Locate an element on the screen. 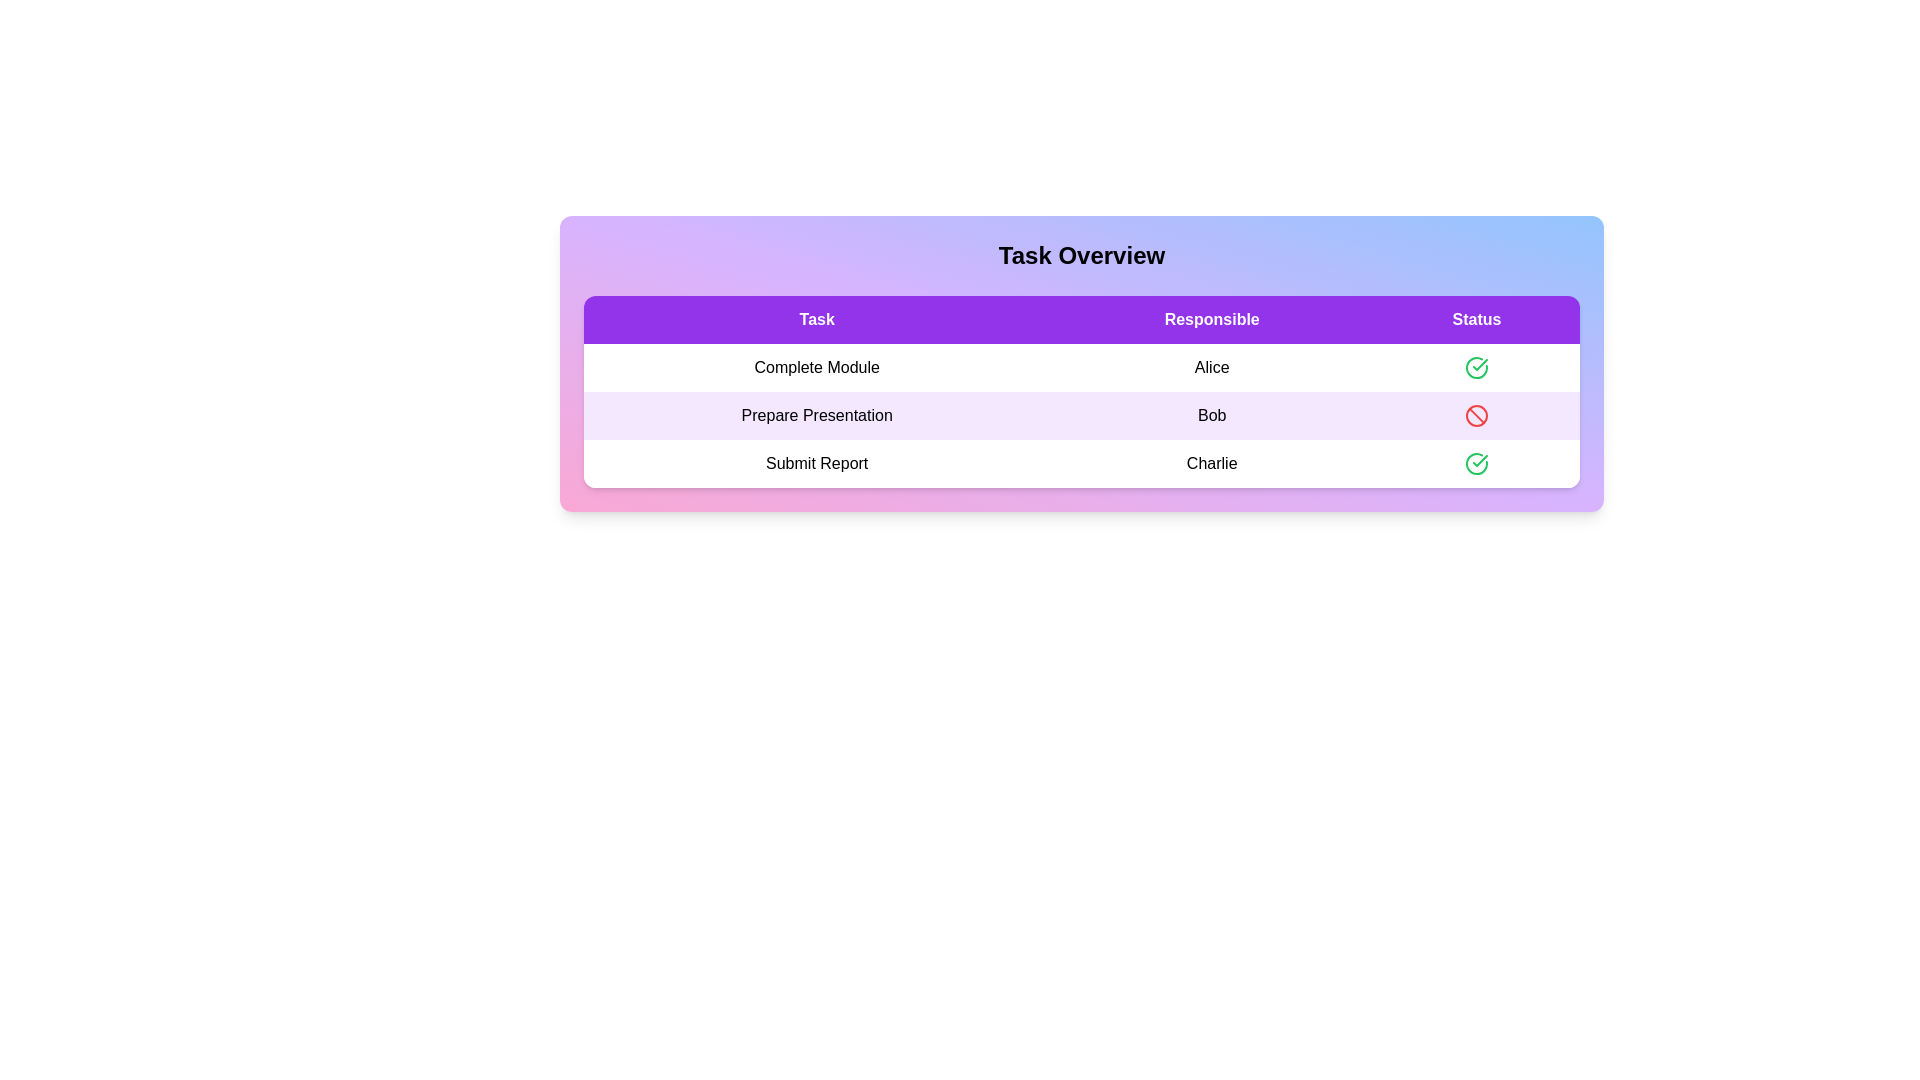  the first status icon in the 'Status' column that indicates the task 'Complete Module' has been successfully completed is located at coordinates (1477, 367).